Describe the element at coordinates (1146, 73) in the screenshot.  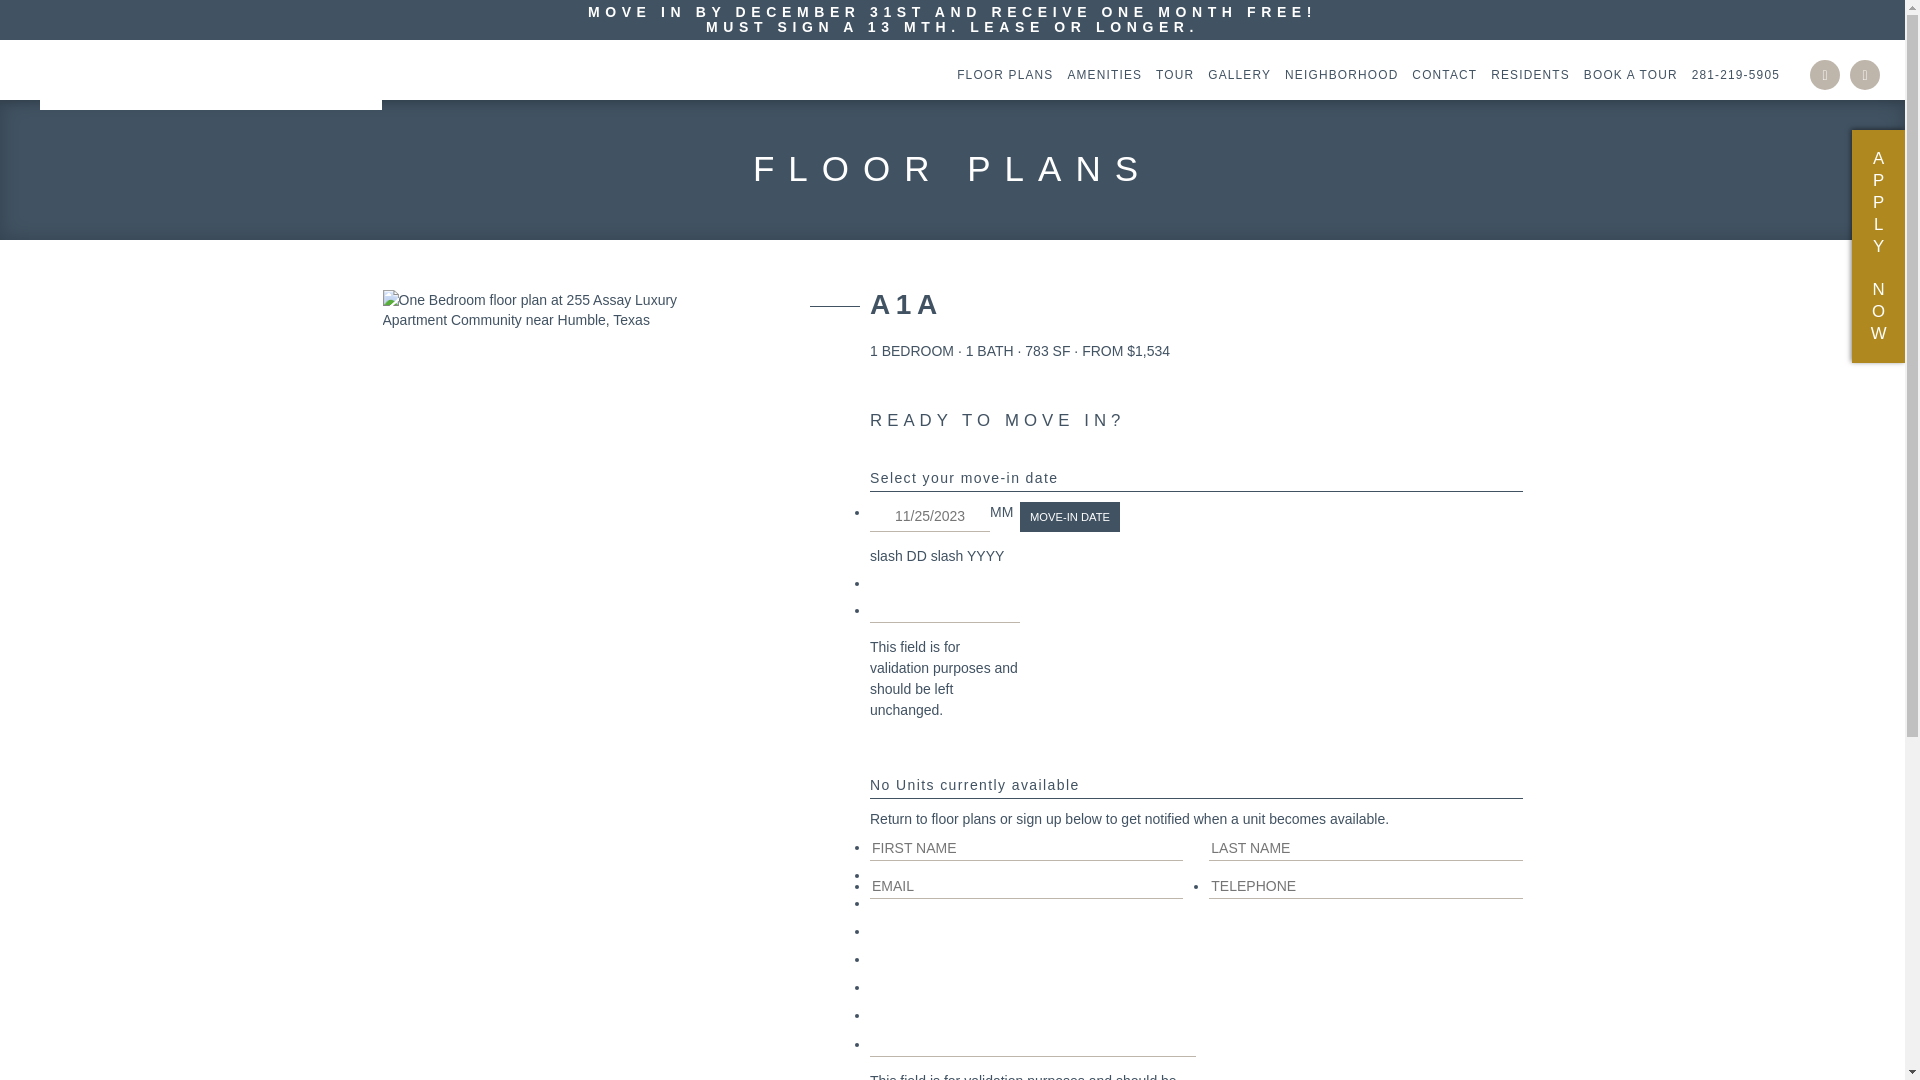
I see `'TOUR'` at that location.